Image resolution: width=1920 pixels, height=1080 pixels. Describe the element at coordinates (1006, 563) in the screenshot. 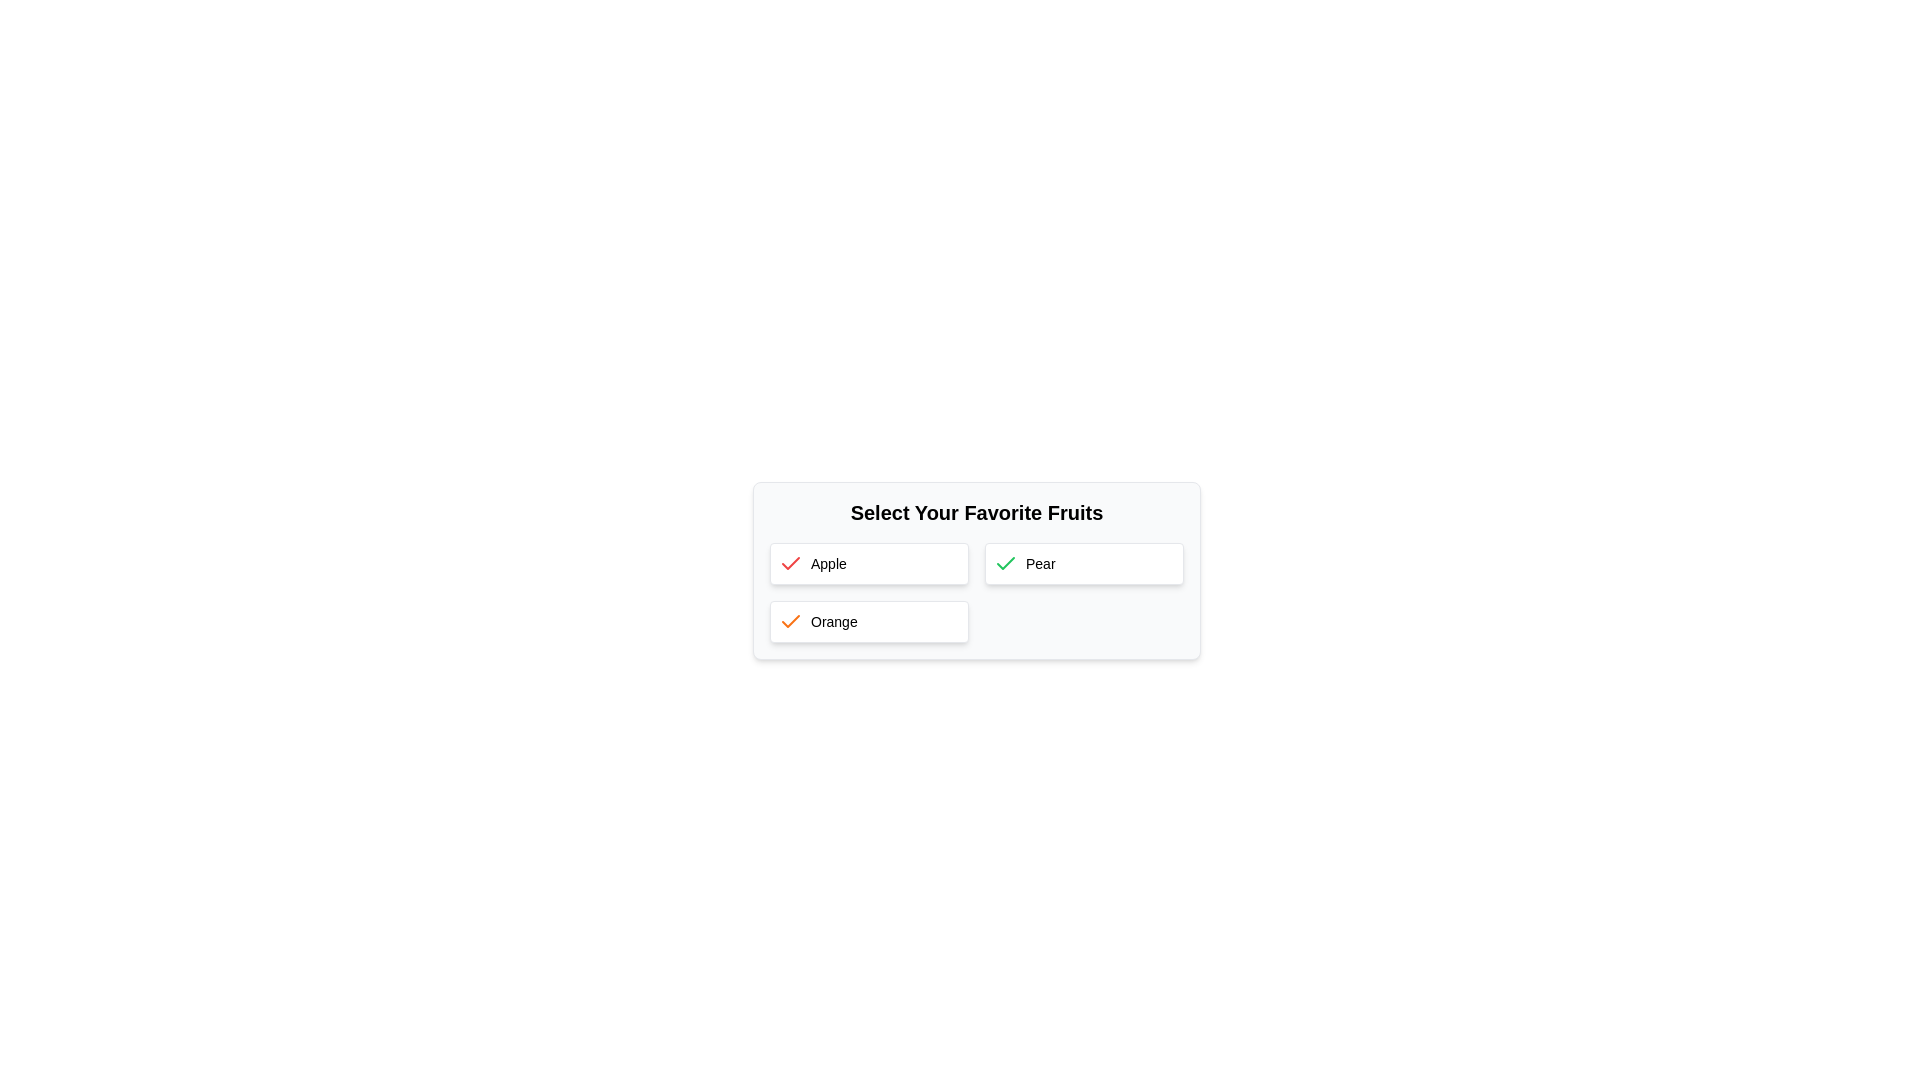

I see `the selection confirmation icon located to the left of the 'Pear' button text` at that location.